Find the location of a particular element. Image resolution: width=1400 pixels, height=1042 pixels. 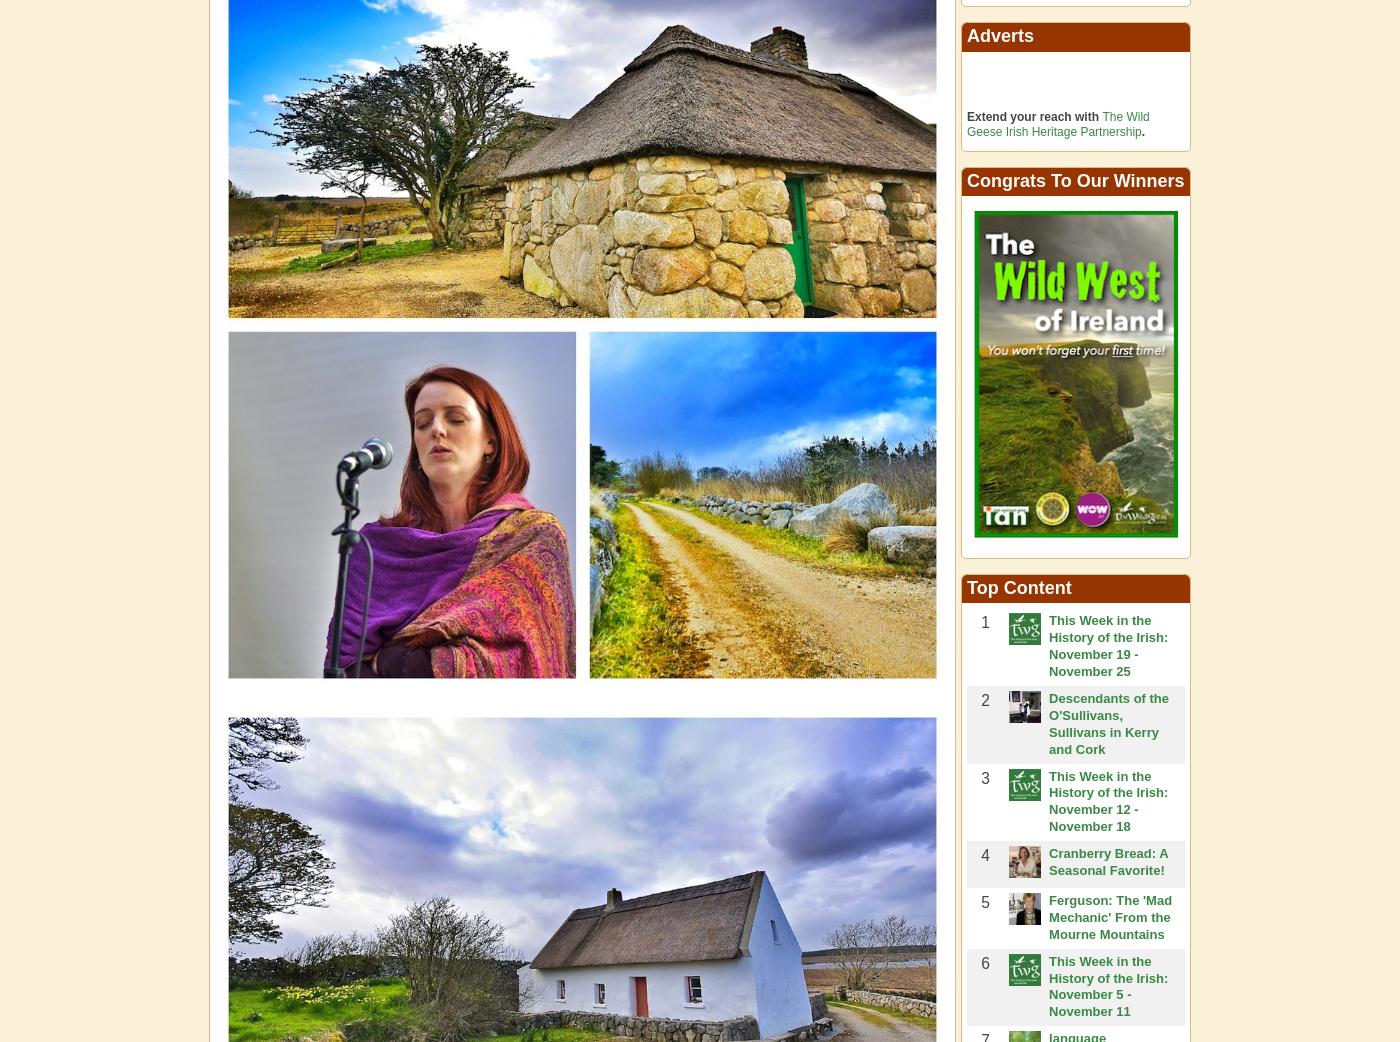

'The Wild Geese Irish Heritage Partnership' is located at coordinates (965, 123).